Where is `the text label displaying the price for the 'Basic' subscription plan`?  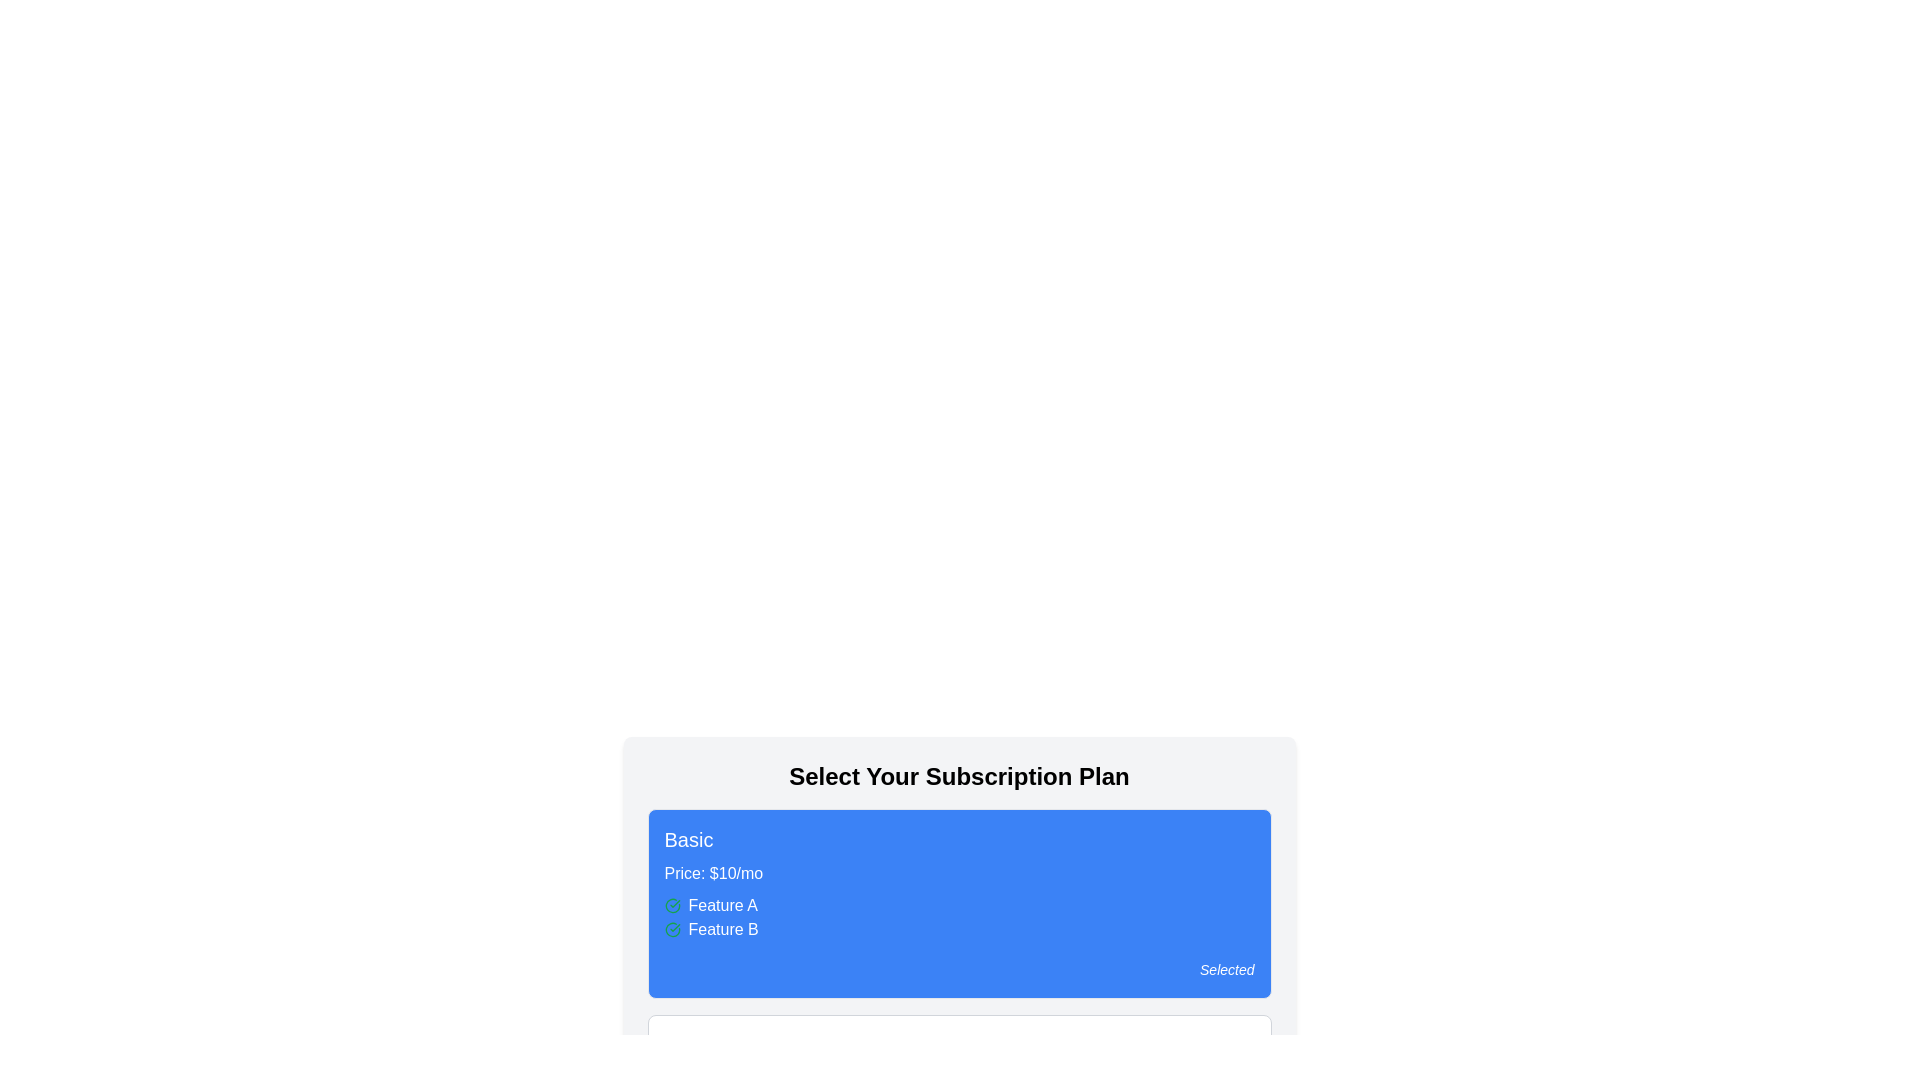 the text label displaying the price for the 'Basic' subscription plan is located at coordinates (713, 873).